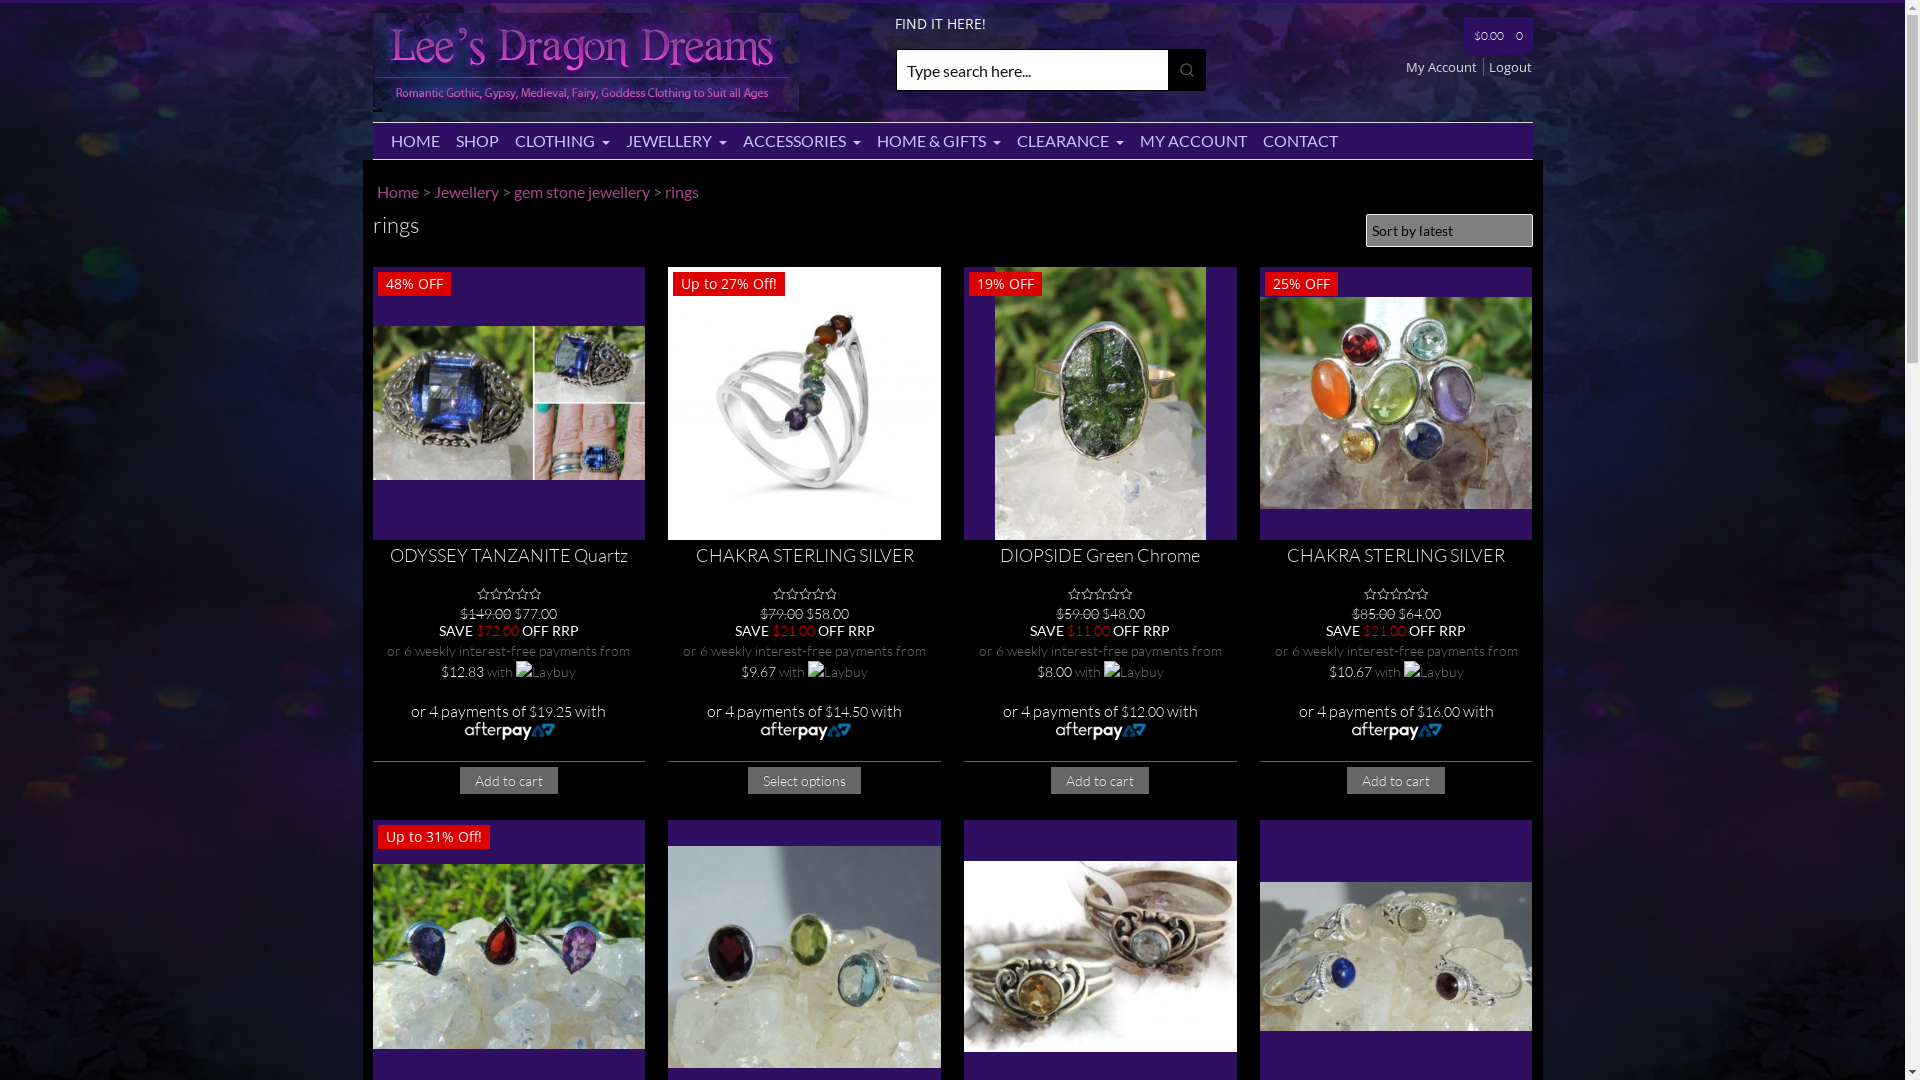 The height and width of the screenshot is (1080, 1920). Describe the element at coordinates (1444, 65) in the screenshot. I see `'My Account'` at that location.